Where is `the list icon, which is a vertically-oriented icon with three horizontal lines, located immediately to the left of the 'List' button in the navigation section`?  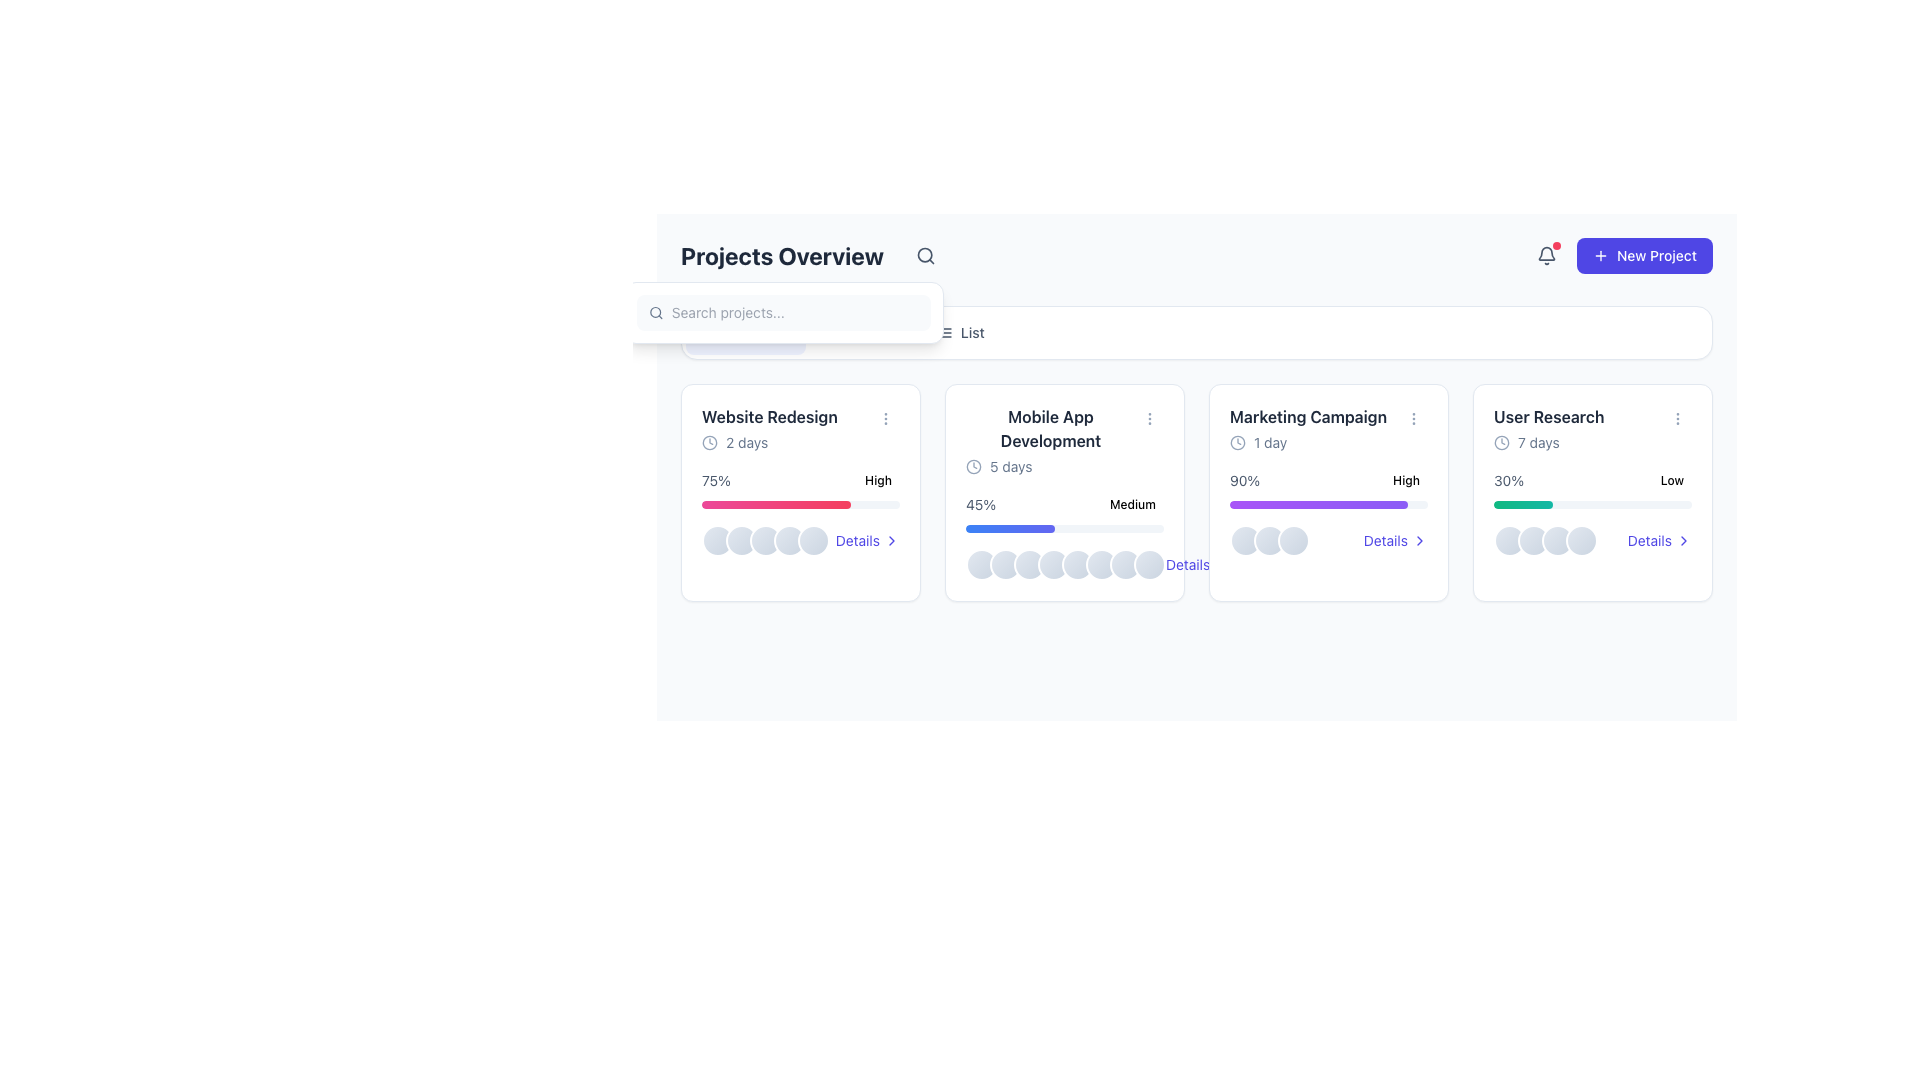
the list icon, which is a vertically-oriented icon with three horizontal lines, located immediately to the left of the 'List' button in the navigation section is located at coordinates (943, 331).